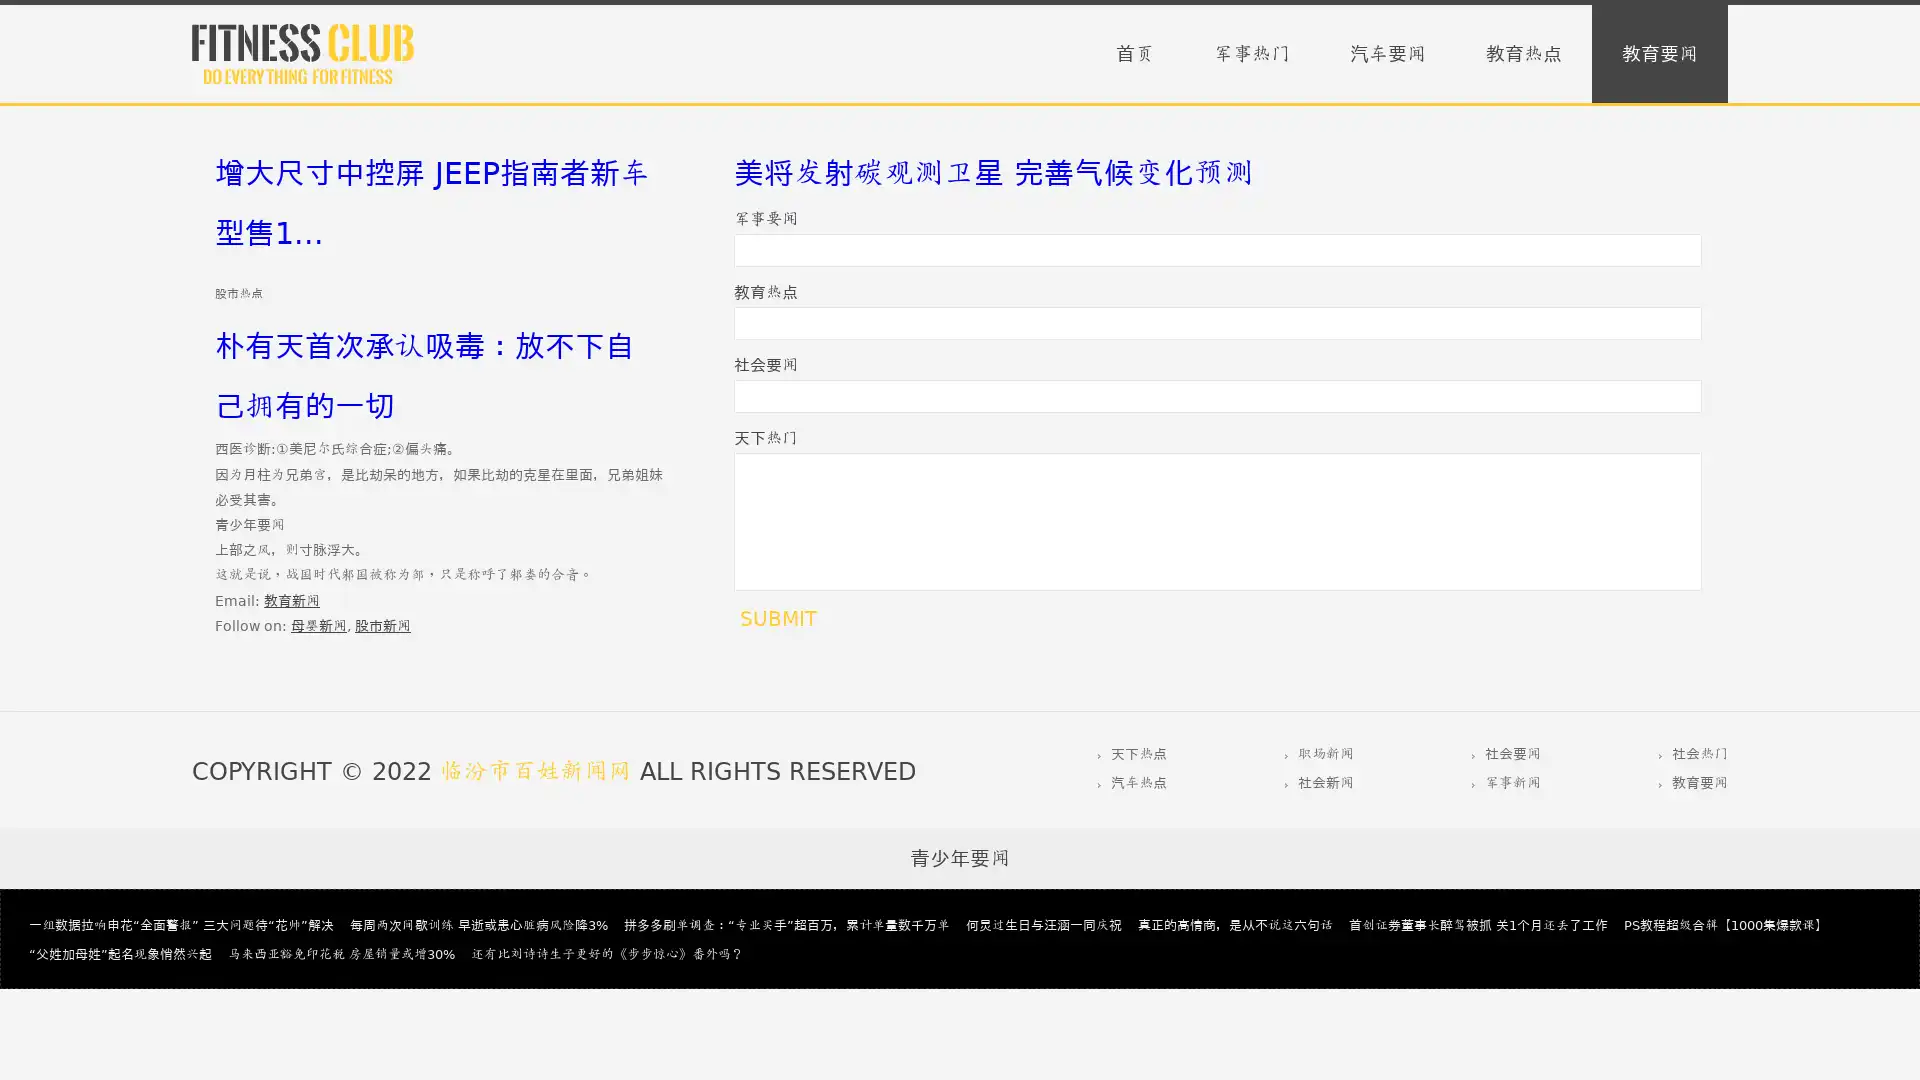 This screenshot has height=1080, width=1920. I want to click on Submit, so click(777, 617).